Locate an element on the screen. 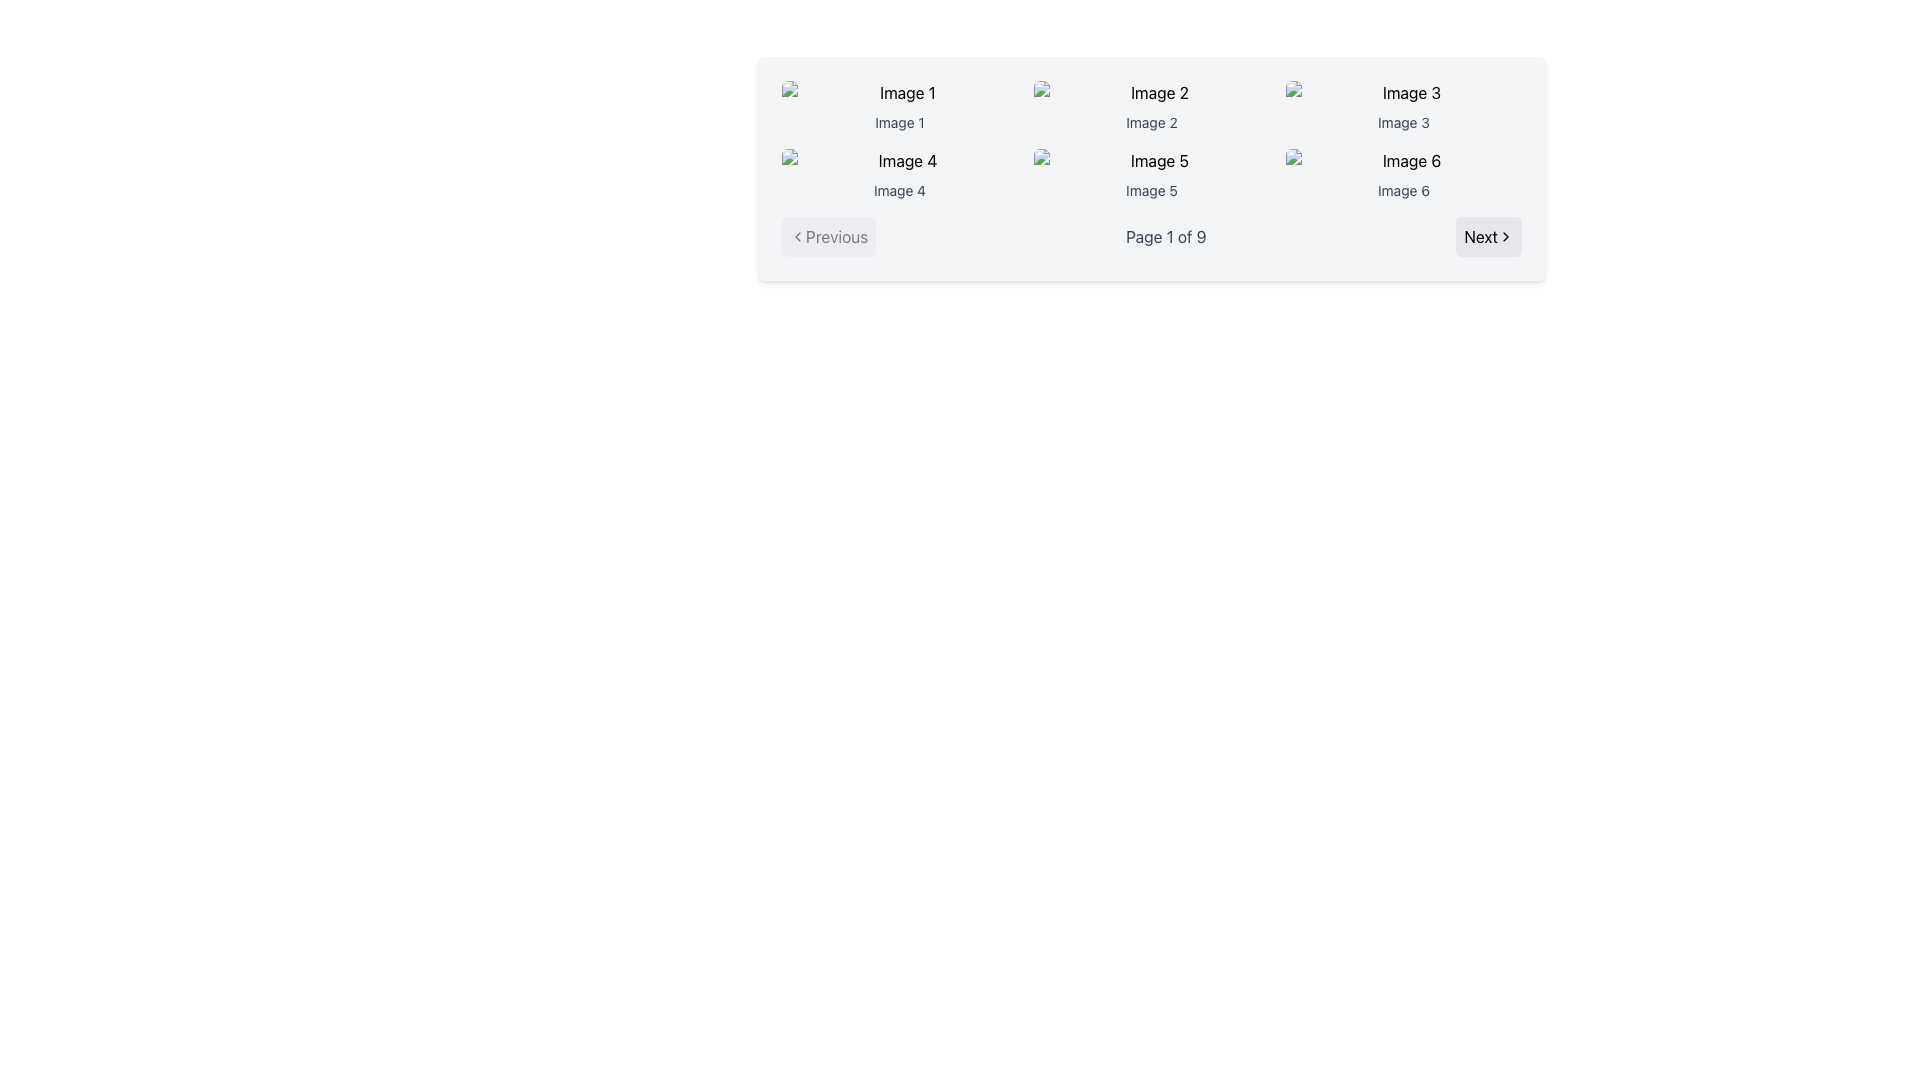 The image size is (1920, 1080). the image with caption 'Image 5' is located at coordinates (1152, 173).